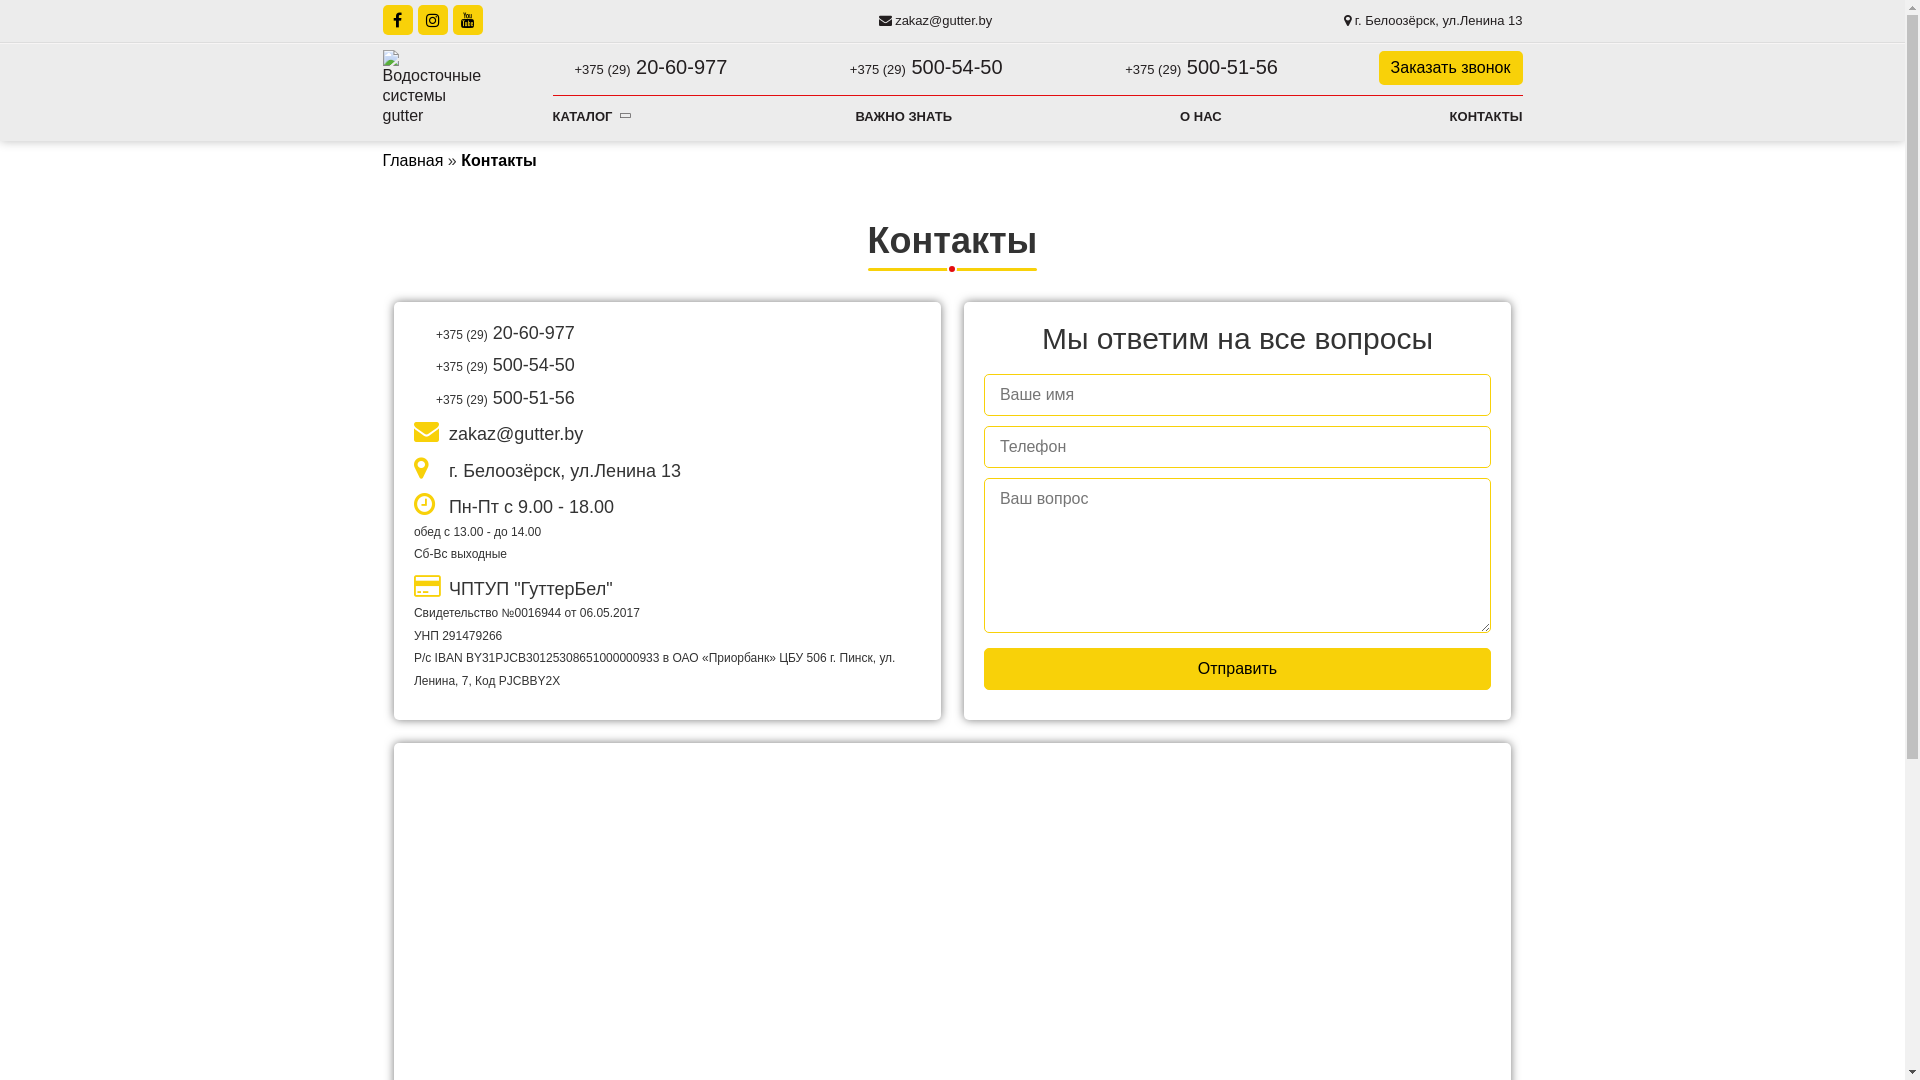  Describe the element at coordinates (431, 19) in the screenshot. I see `'Instagram'` at that location.